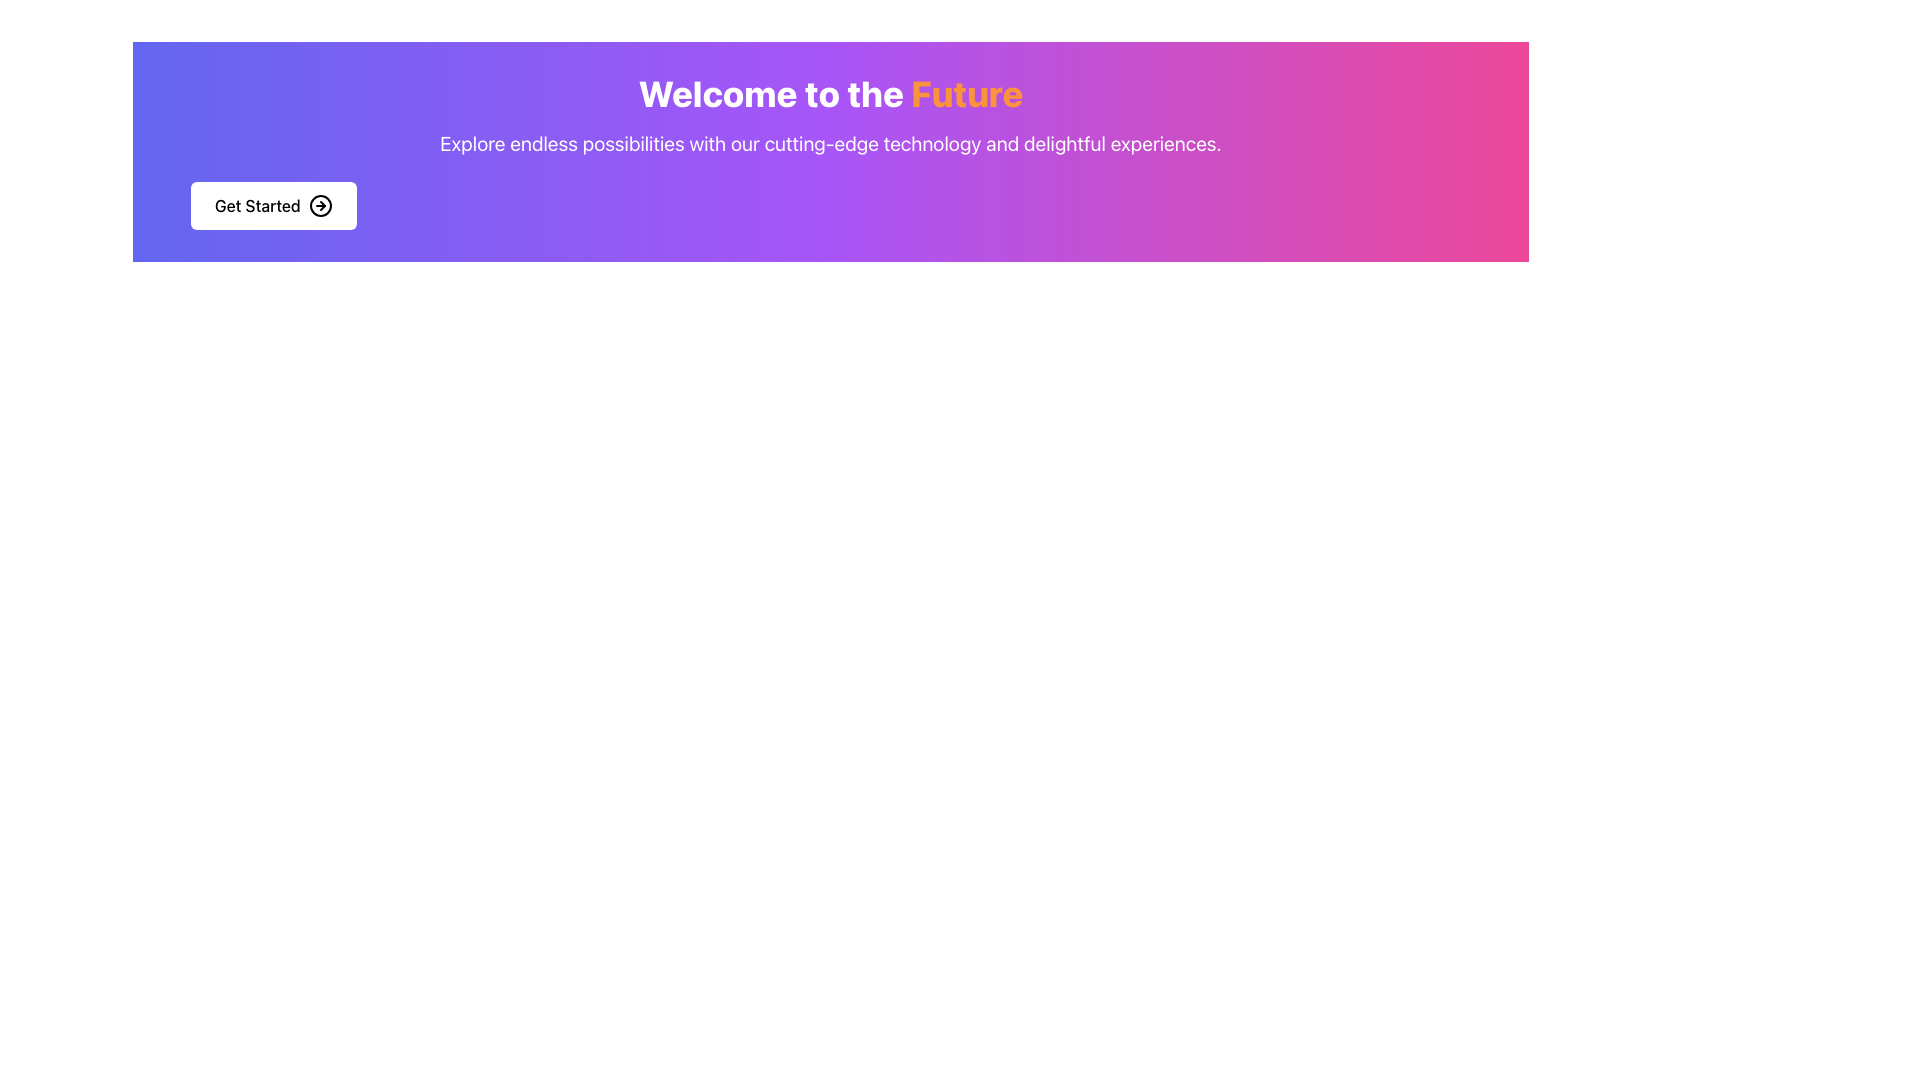 This screenshot has height=1080, width=1920. What do you see at coordinates (830, 93) in the screenshot?
I see `the prominently displayed header text that reads 'Welcome to the Future', which features bold styling and highlights the word 'Future' in orange against a gradient background` at bounding box center [830, 93].